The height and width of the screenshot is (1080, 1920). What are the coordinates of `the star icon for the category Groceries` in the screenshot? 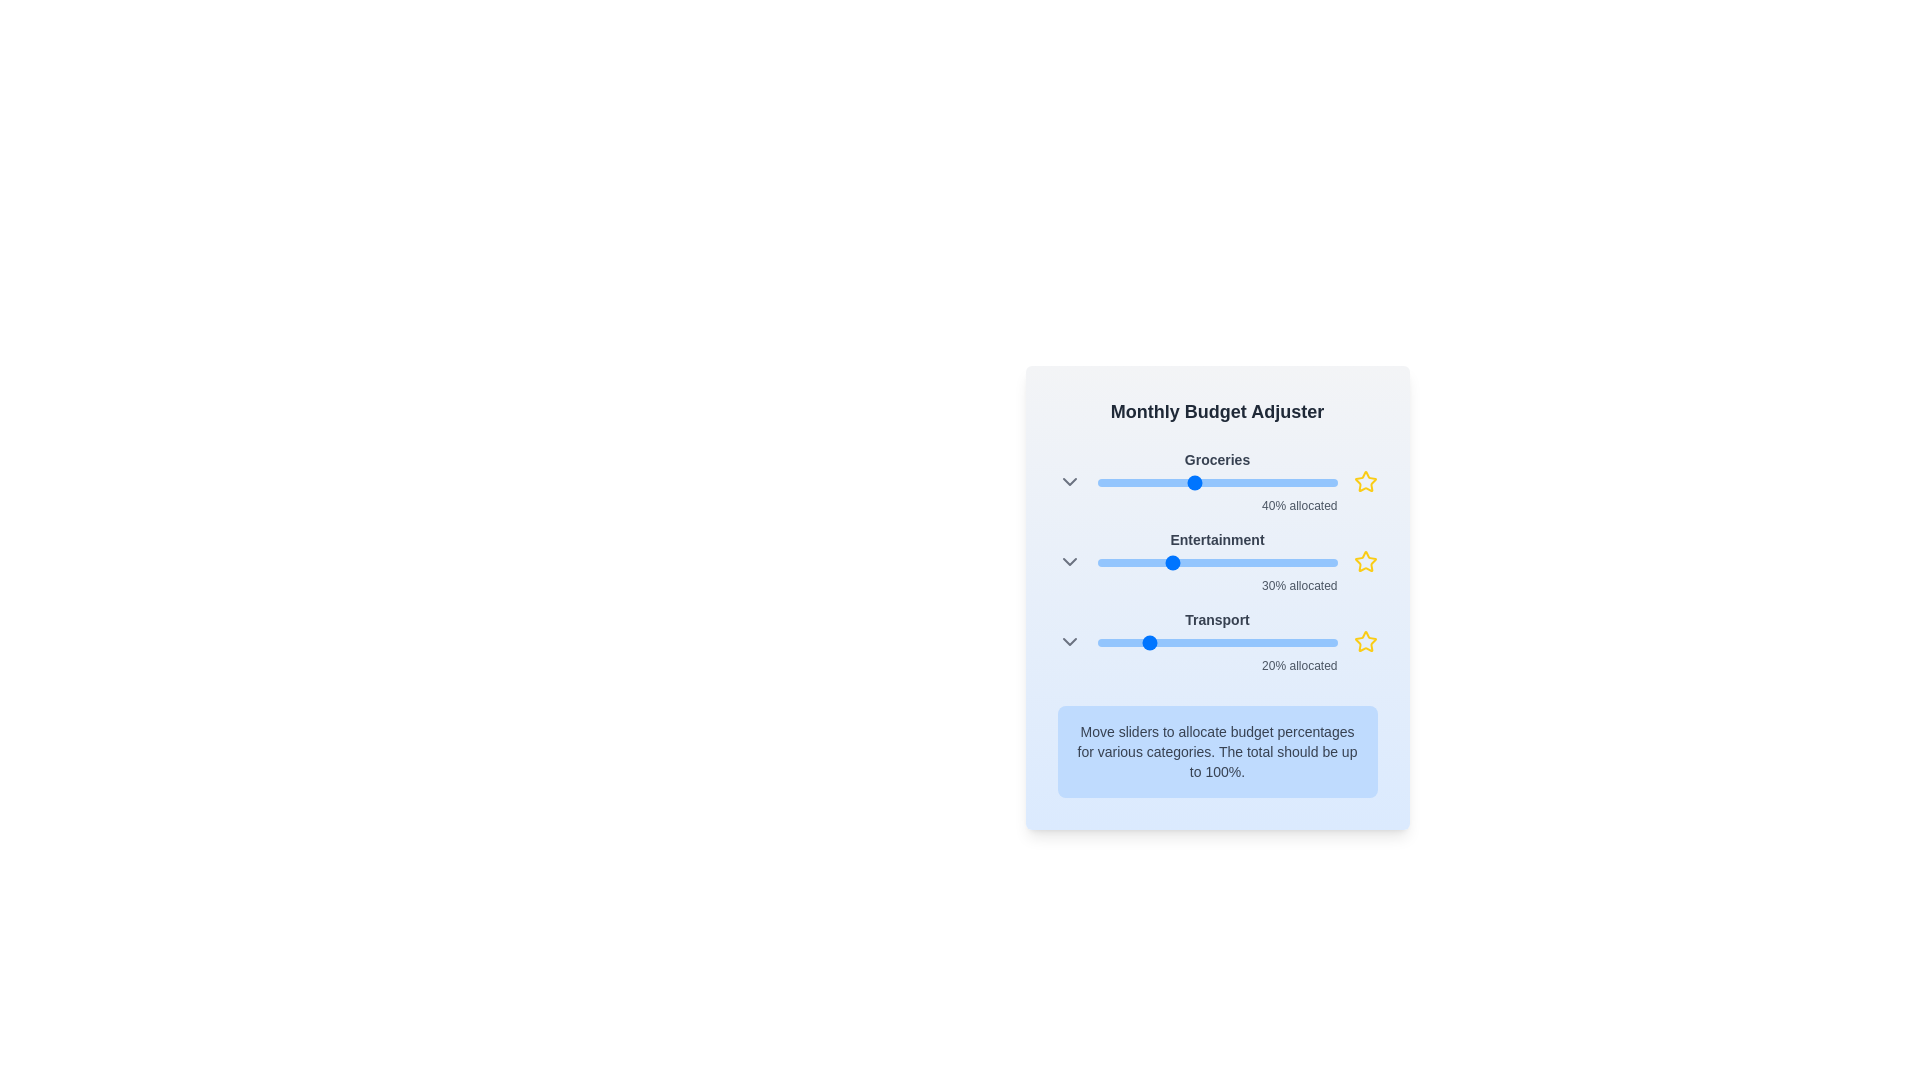 It's located at (1364, 482).